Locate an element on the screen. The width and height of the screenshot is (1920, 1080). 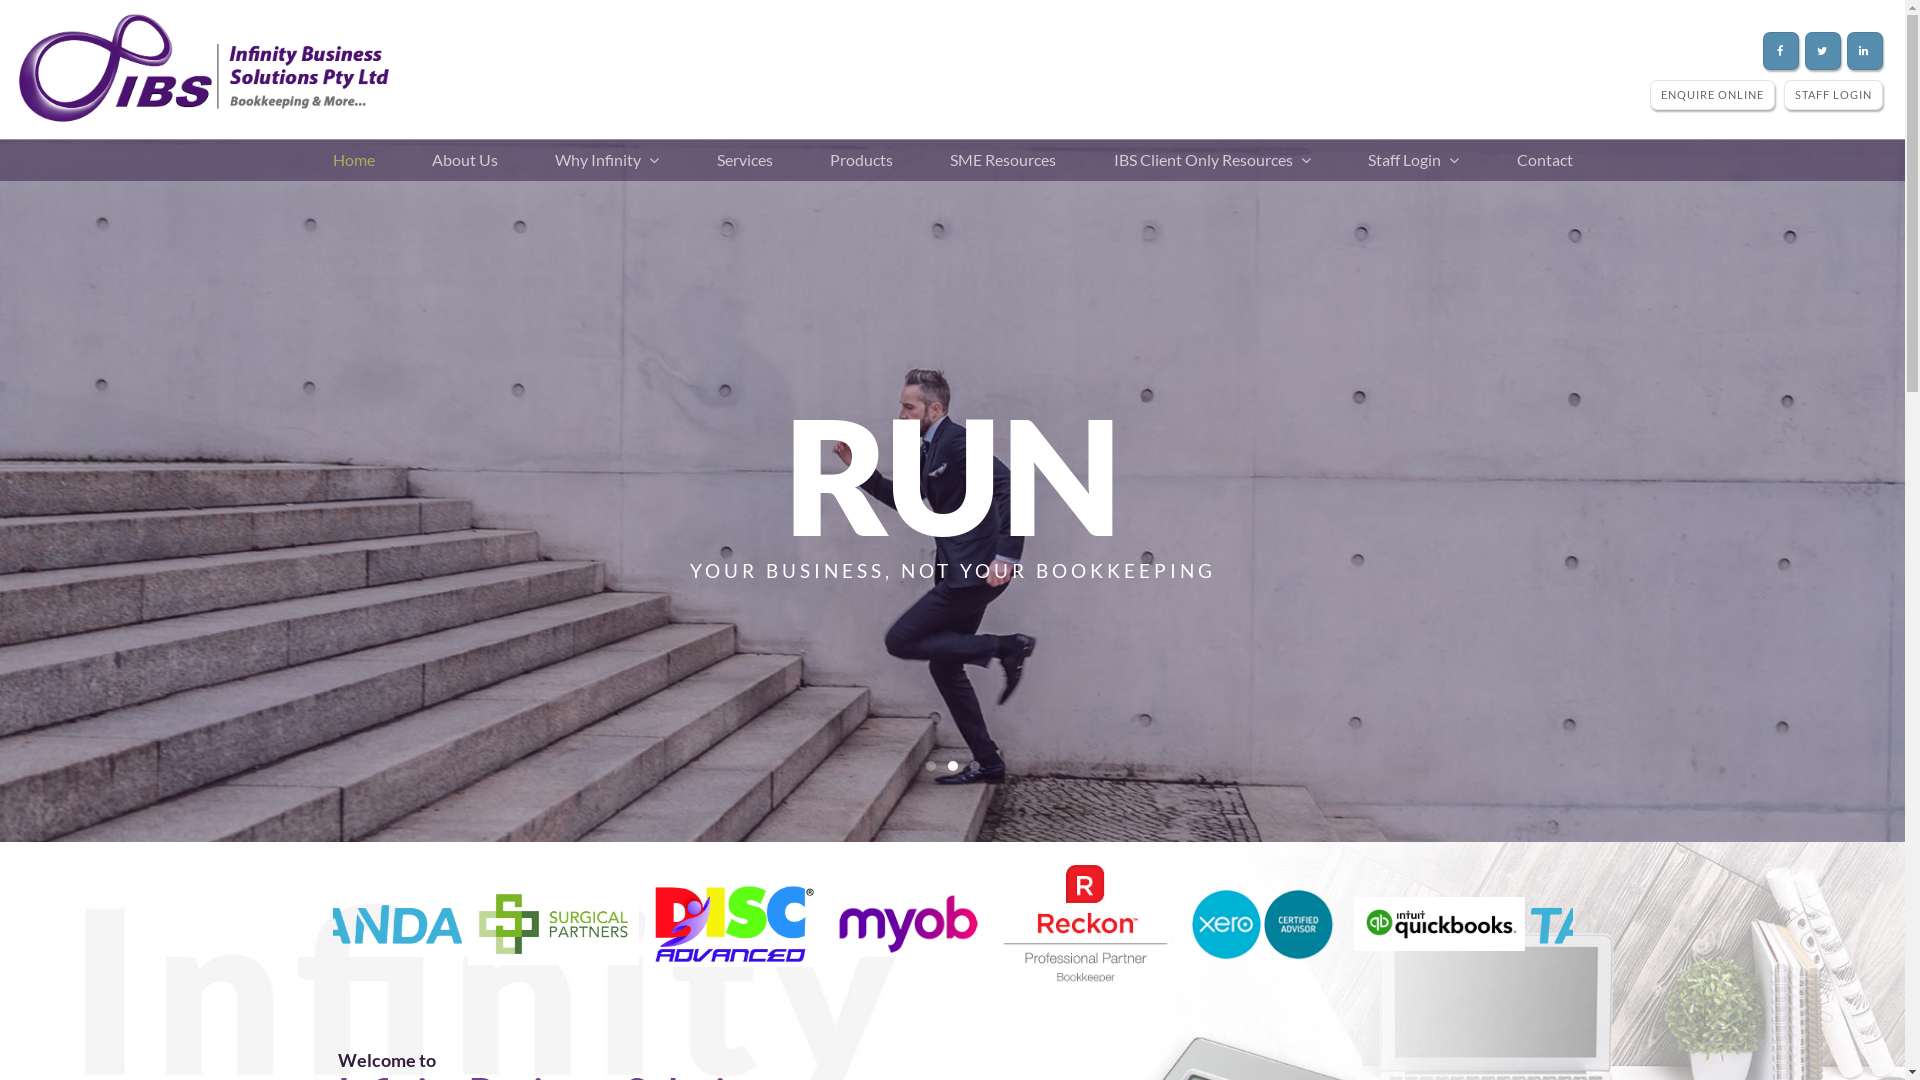
'Products' is located at coordinates (861, 158).